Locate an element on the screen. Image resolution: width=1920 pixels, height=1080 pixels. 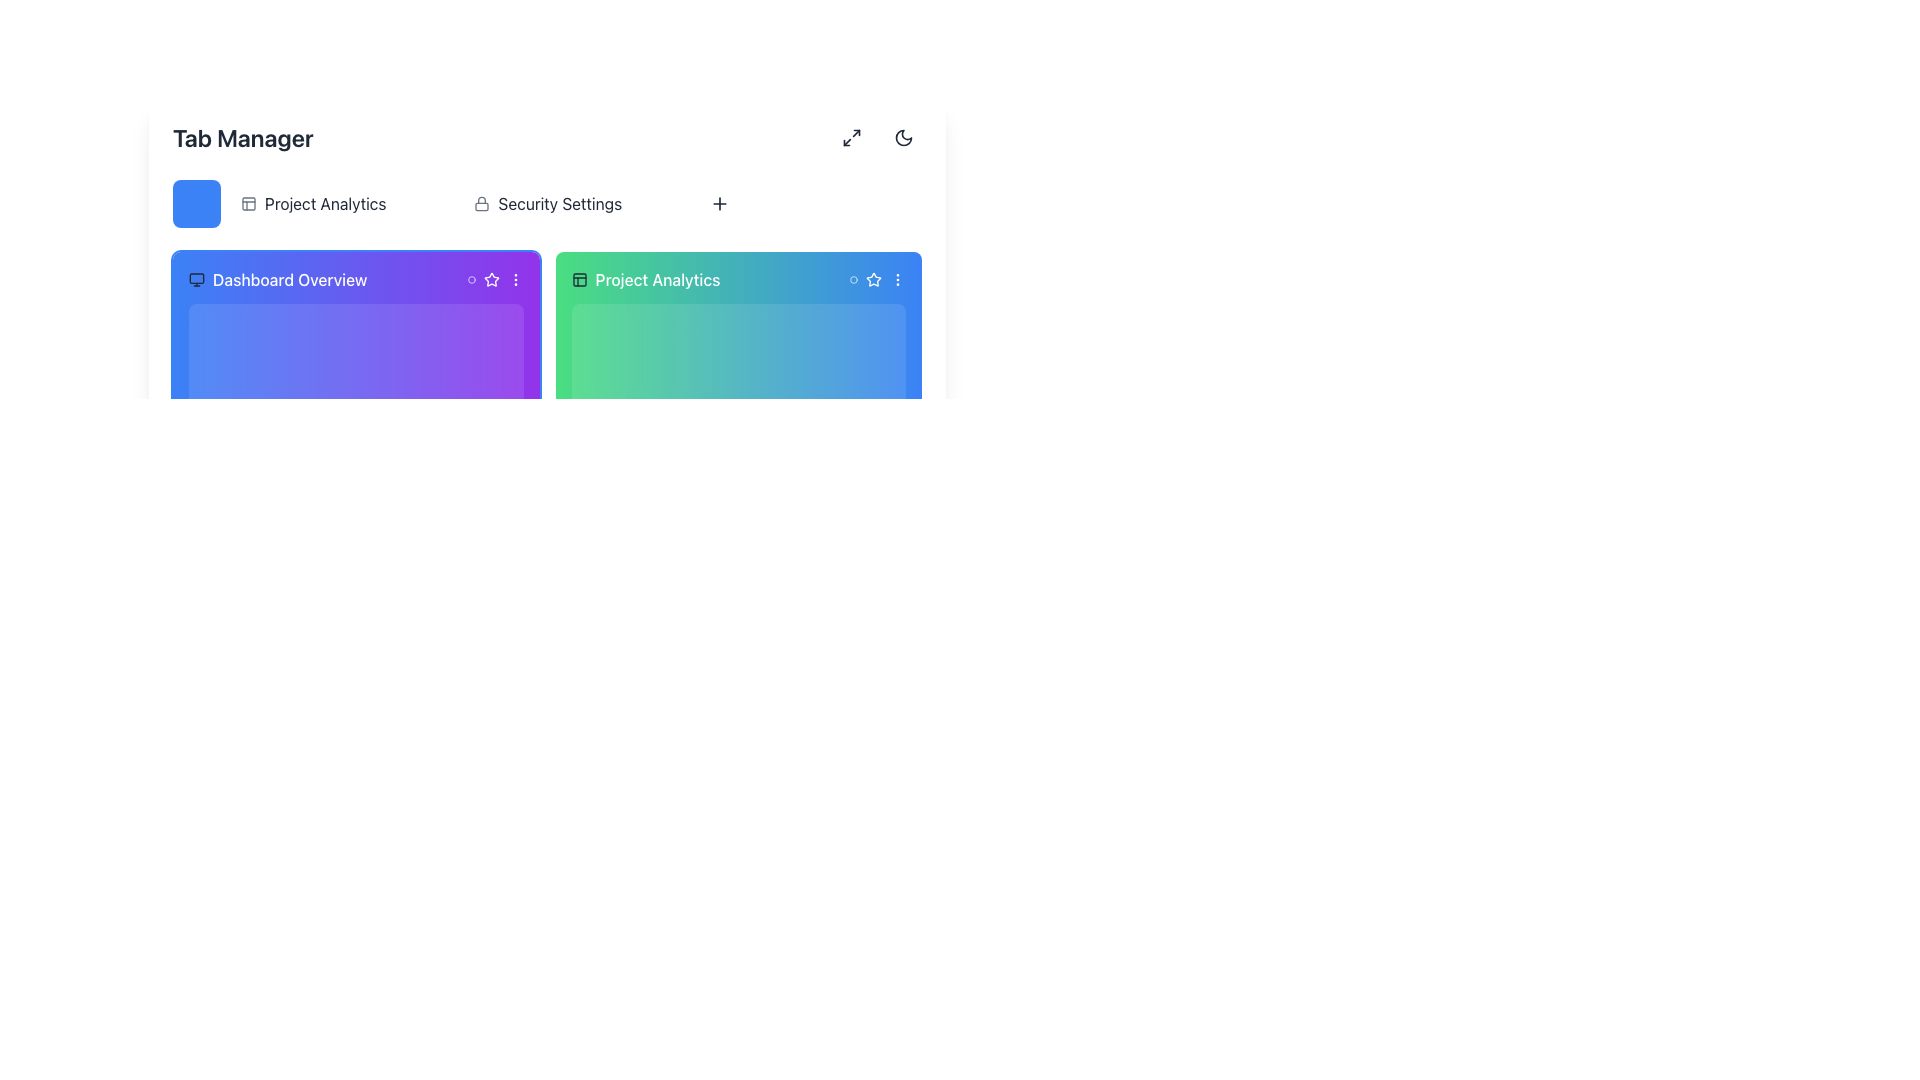
the second button from the left in the horizontal navigation below the 'Tab Manager' is located at coordinates (341, 204).